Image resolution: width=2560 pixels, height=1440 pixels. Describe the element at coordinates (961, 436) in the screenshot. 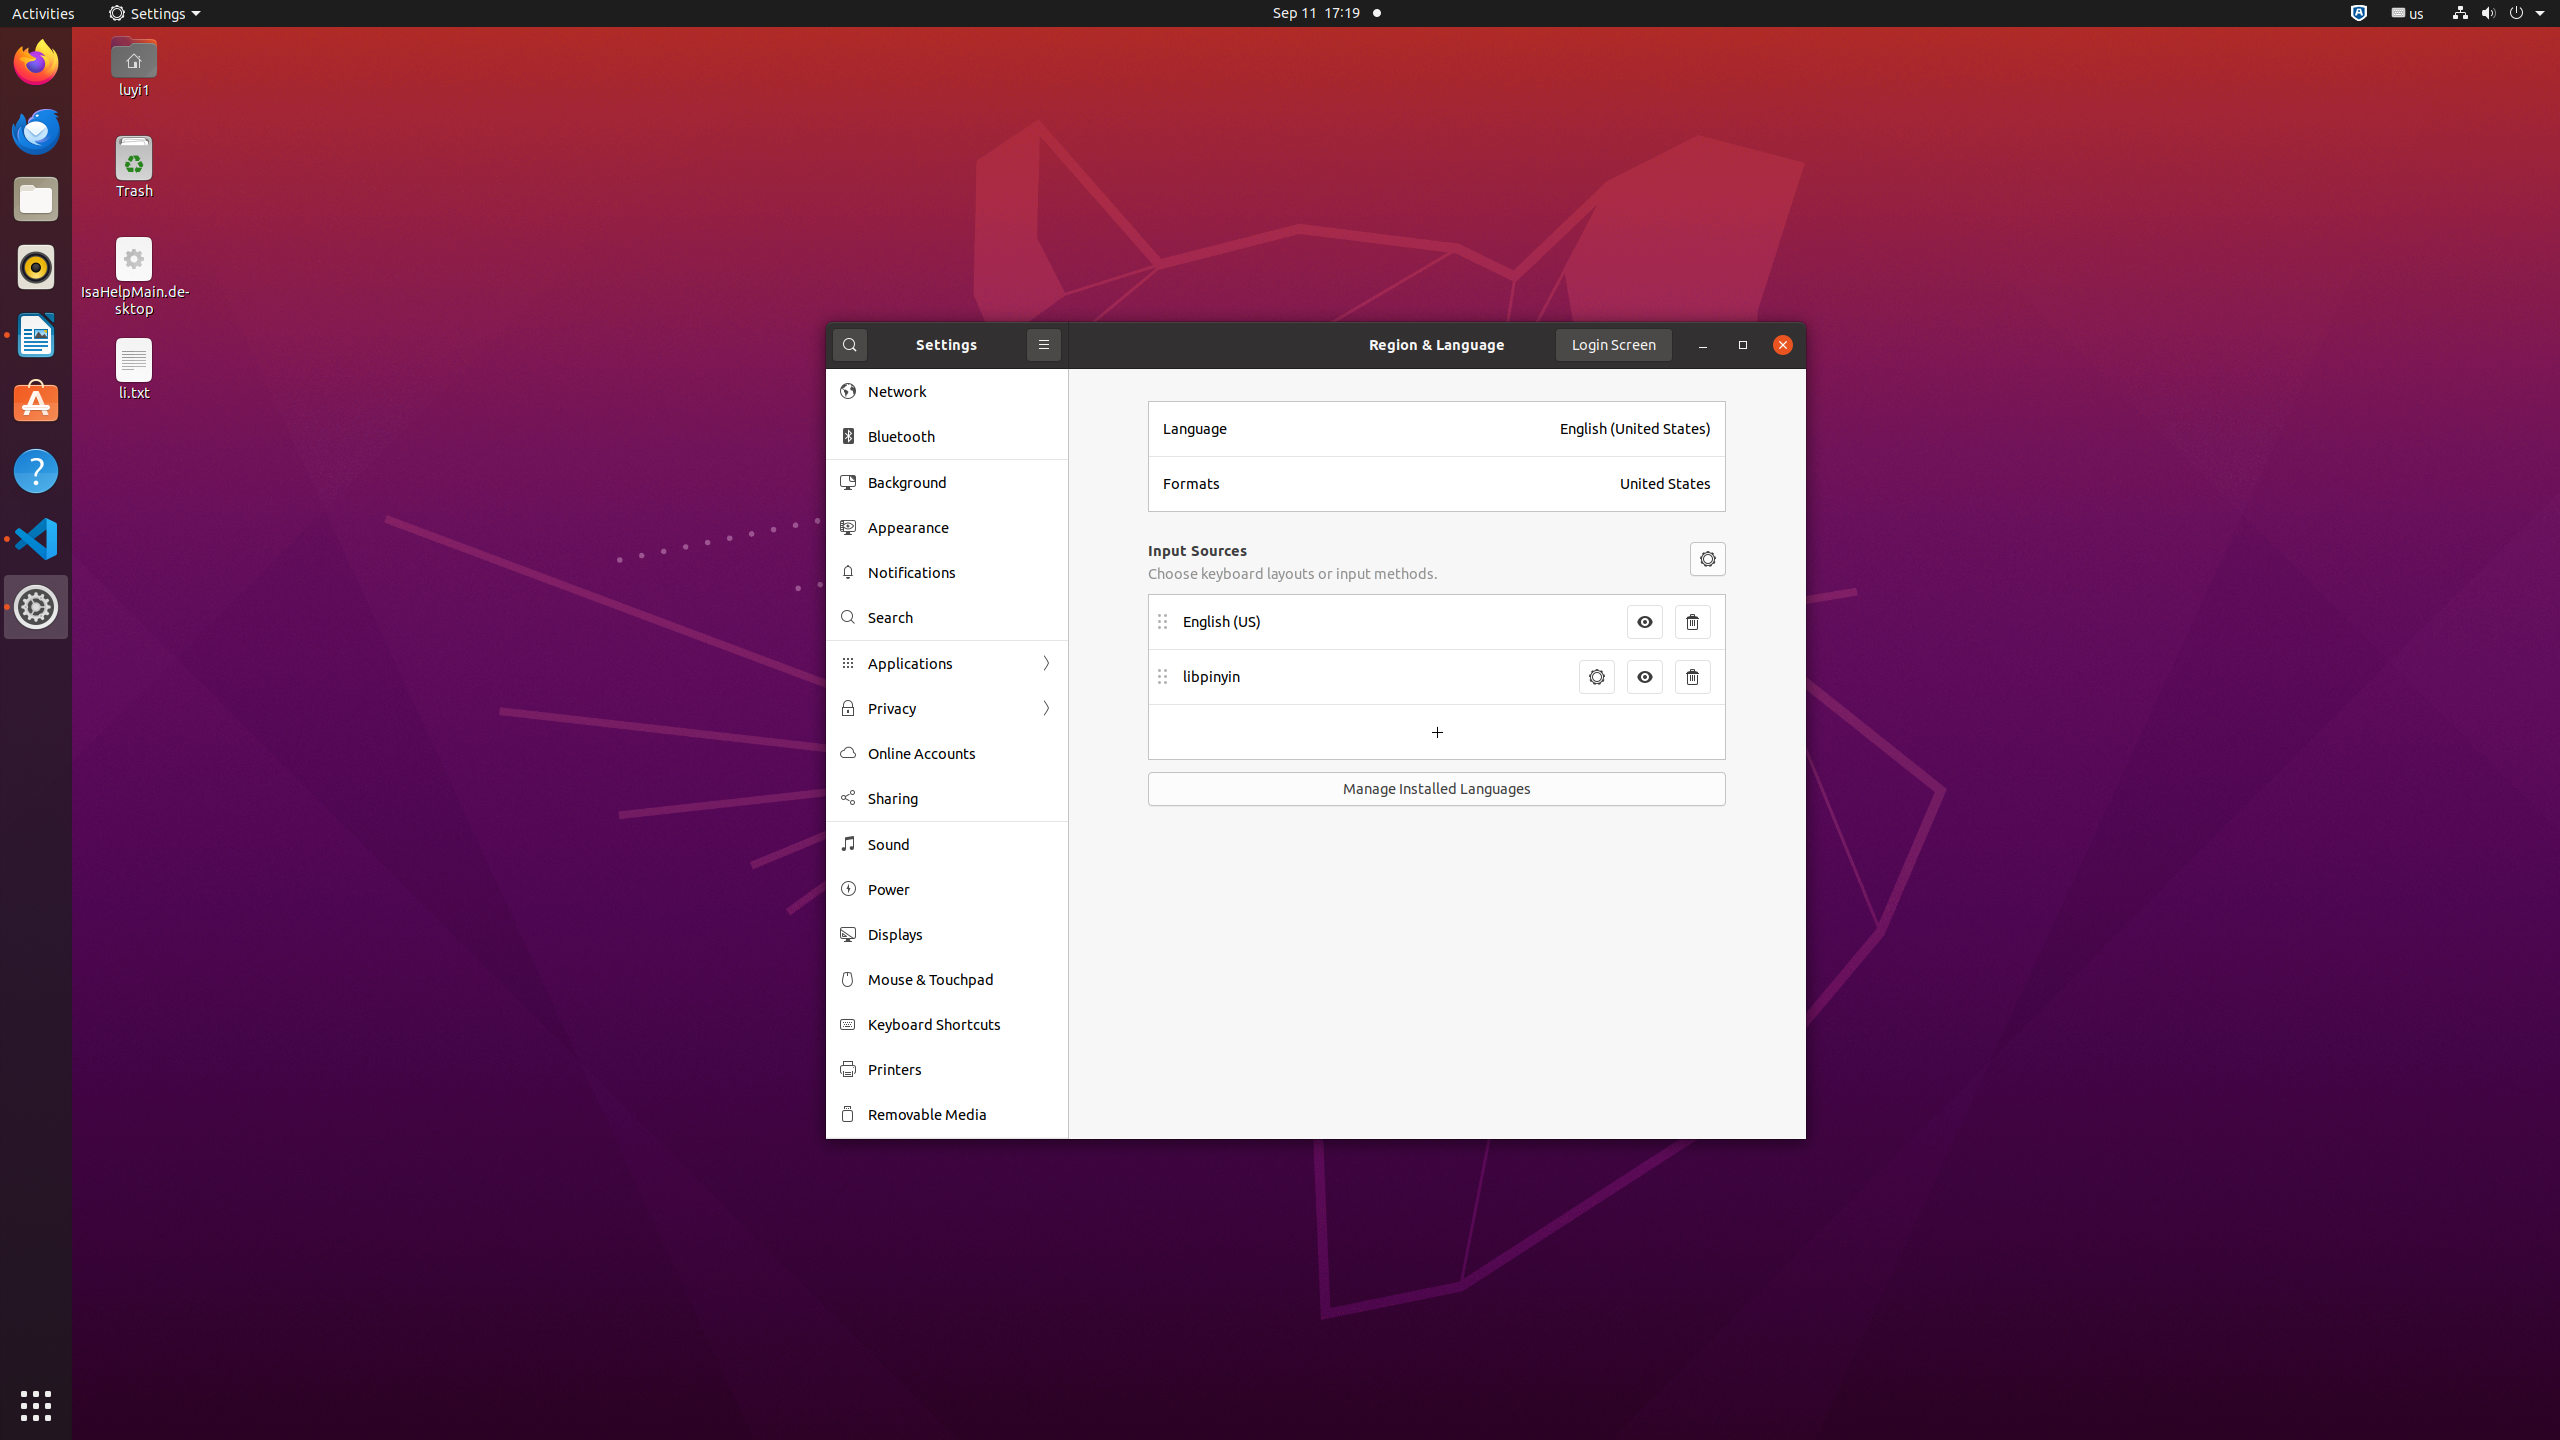

I see `'Bluetooth'` at that location.